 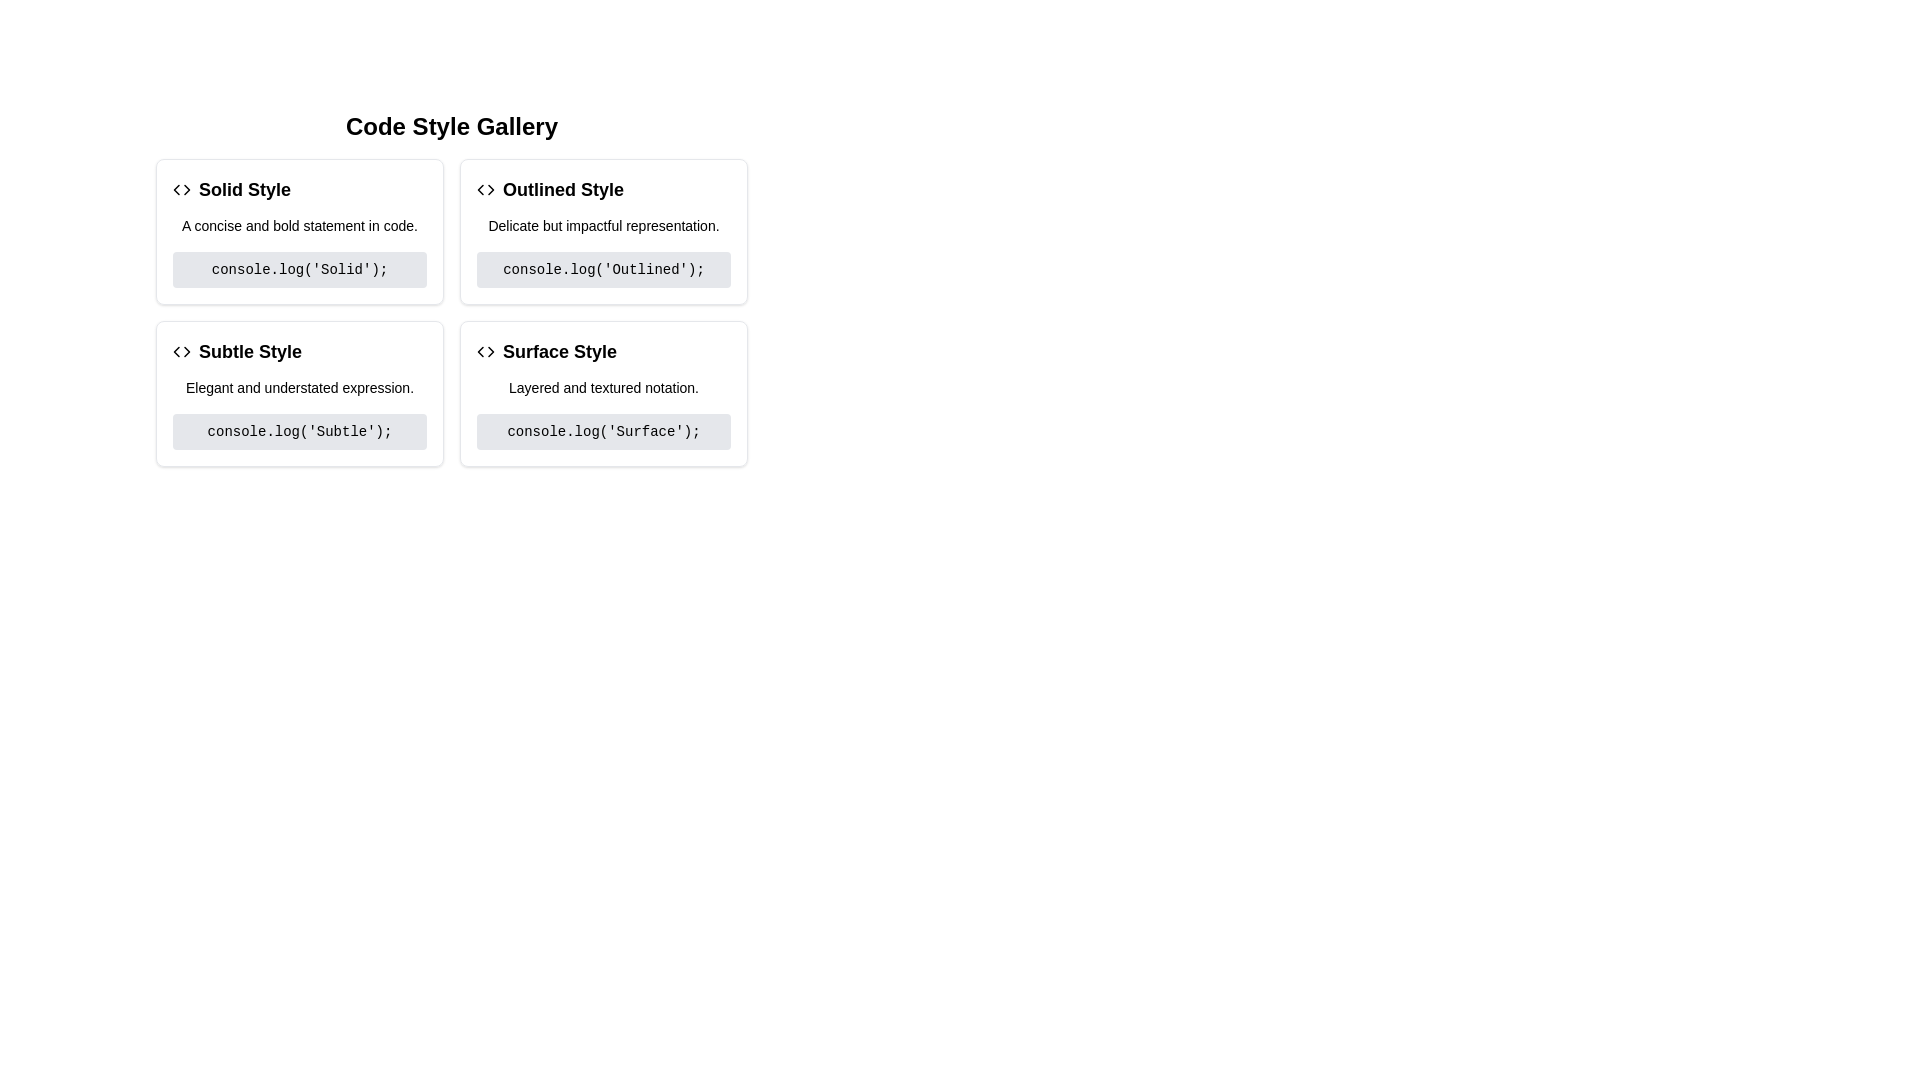 I want to click on the black text reading 'Elegant and understated expression.' located under the 'Subtle Style' section within a bordered card in the 'Code Style Gallery.', so click(x=298, y=388).